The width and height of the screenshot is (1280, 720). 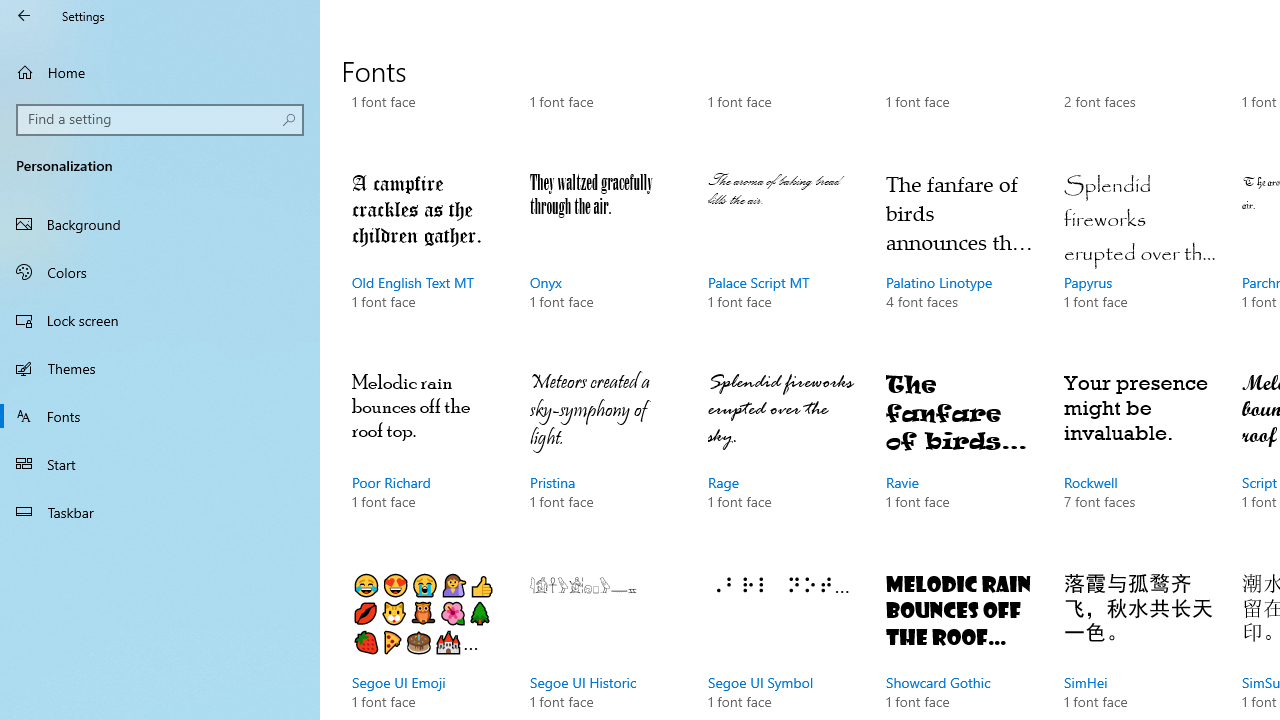 I want to click on 'Ravie, 1 font face', so click(x=961, y=460).